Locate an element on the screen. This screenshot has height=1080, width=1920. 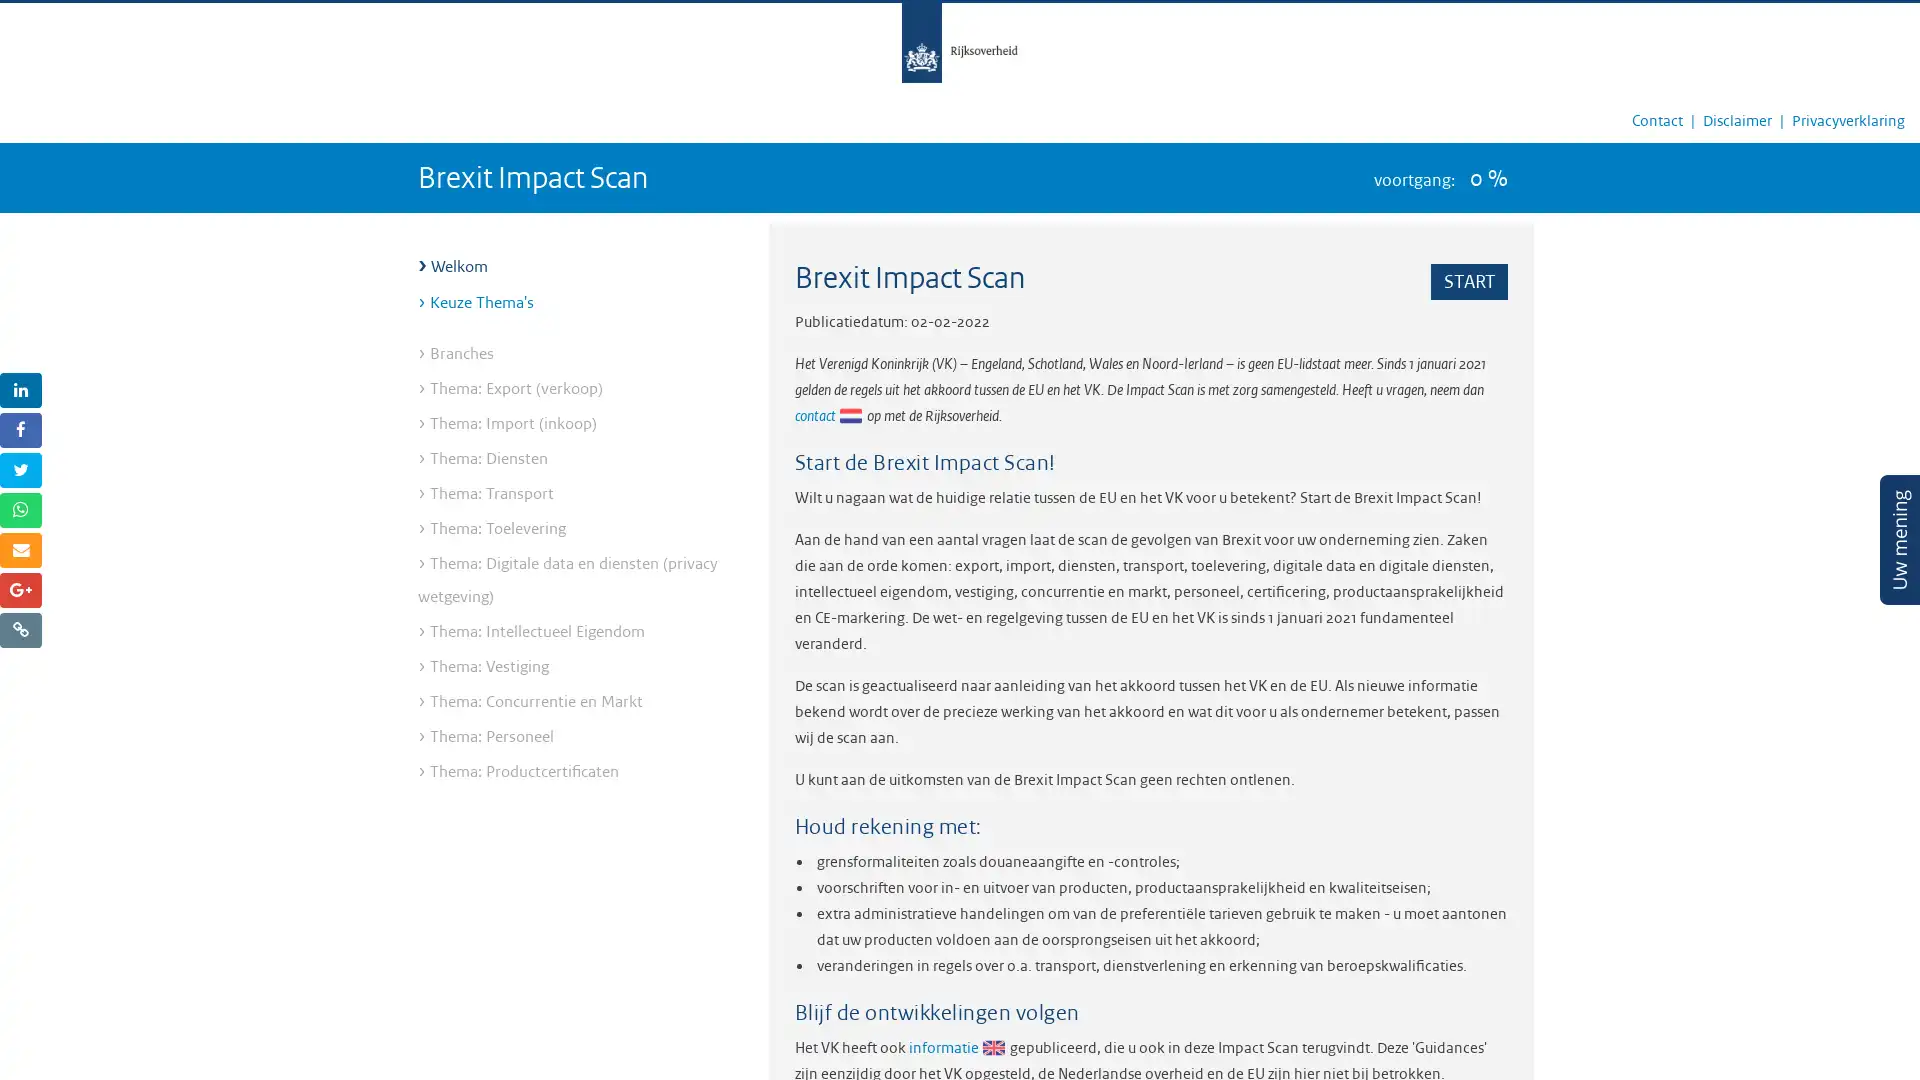
Thema: Export (verkoop) is located at coordinates (575, 388).